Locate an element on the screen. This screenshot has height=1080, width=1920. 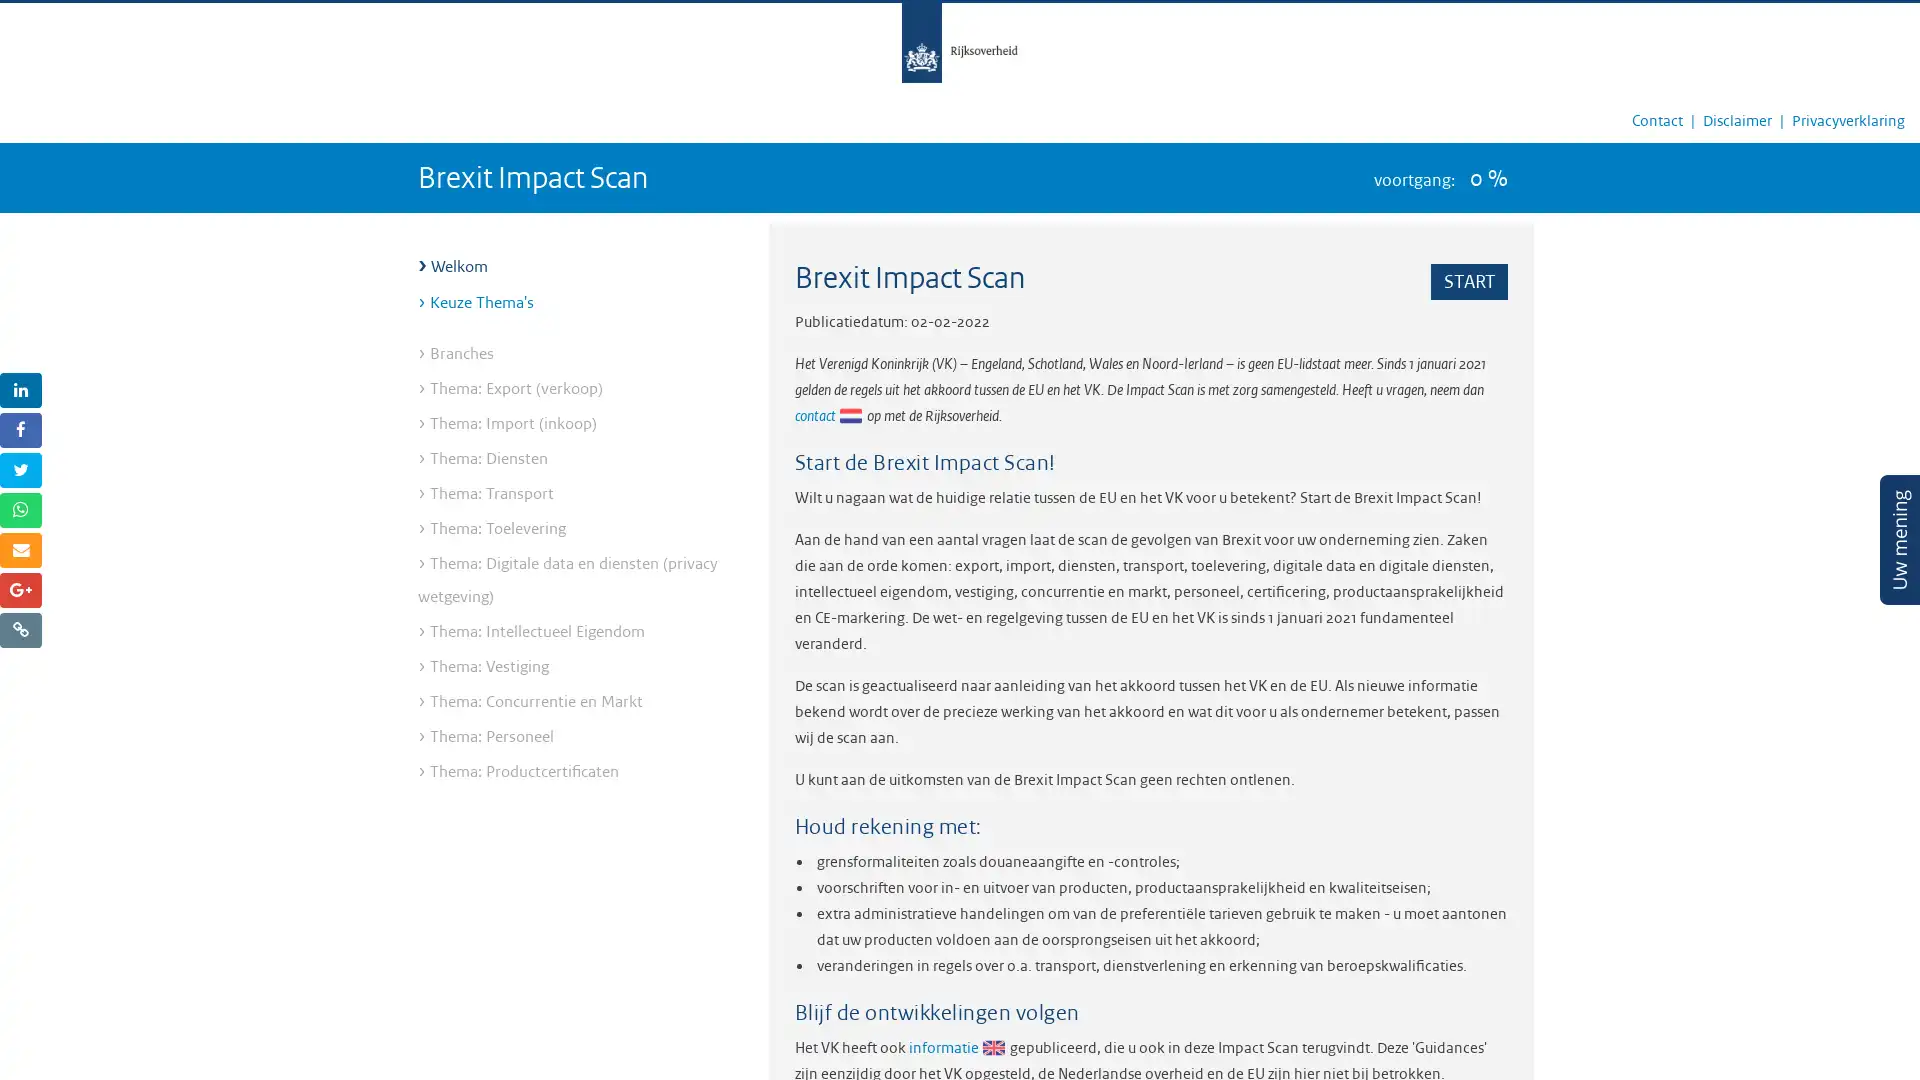
Thema: Export (verkoop) is located at coordinates (575, 388).